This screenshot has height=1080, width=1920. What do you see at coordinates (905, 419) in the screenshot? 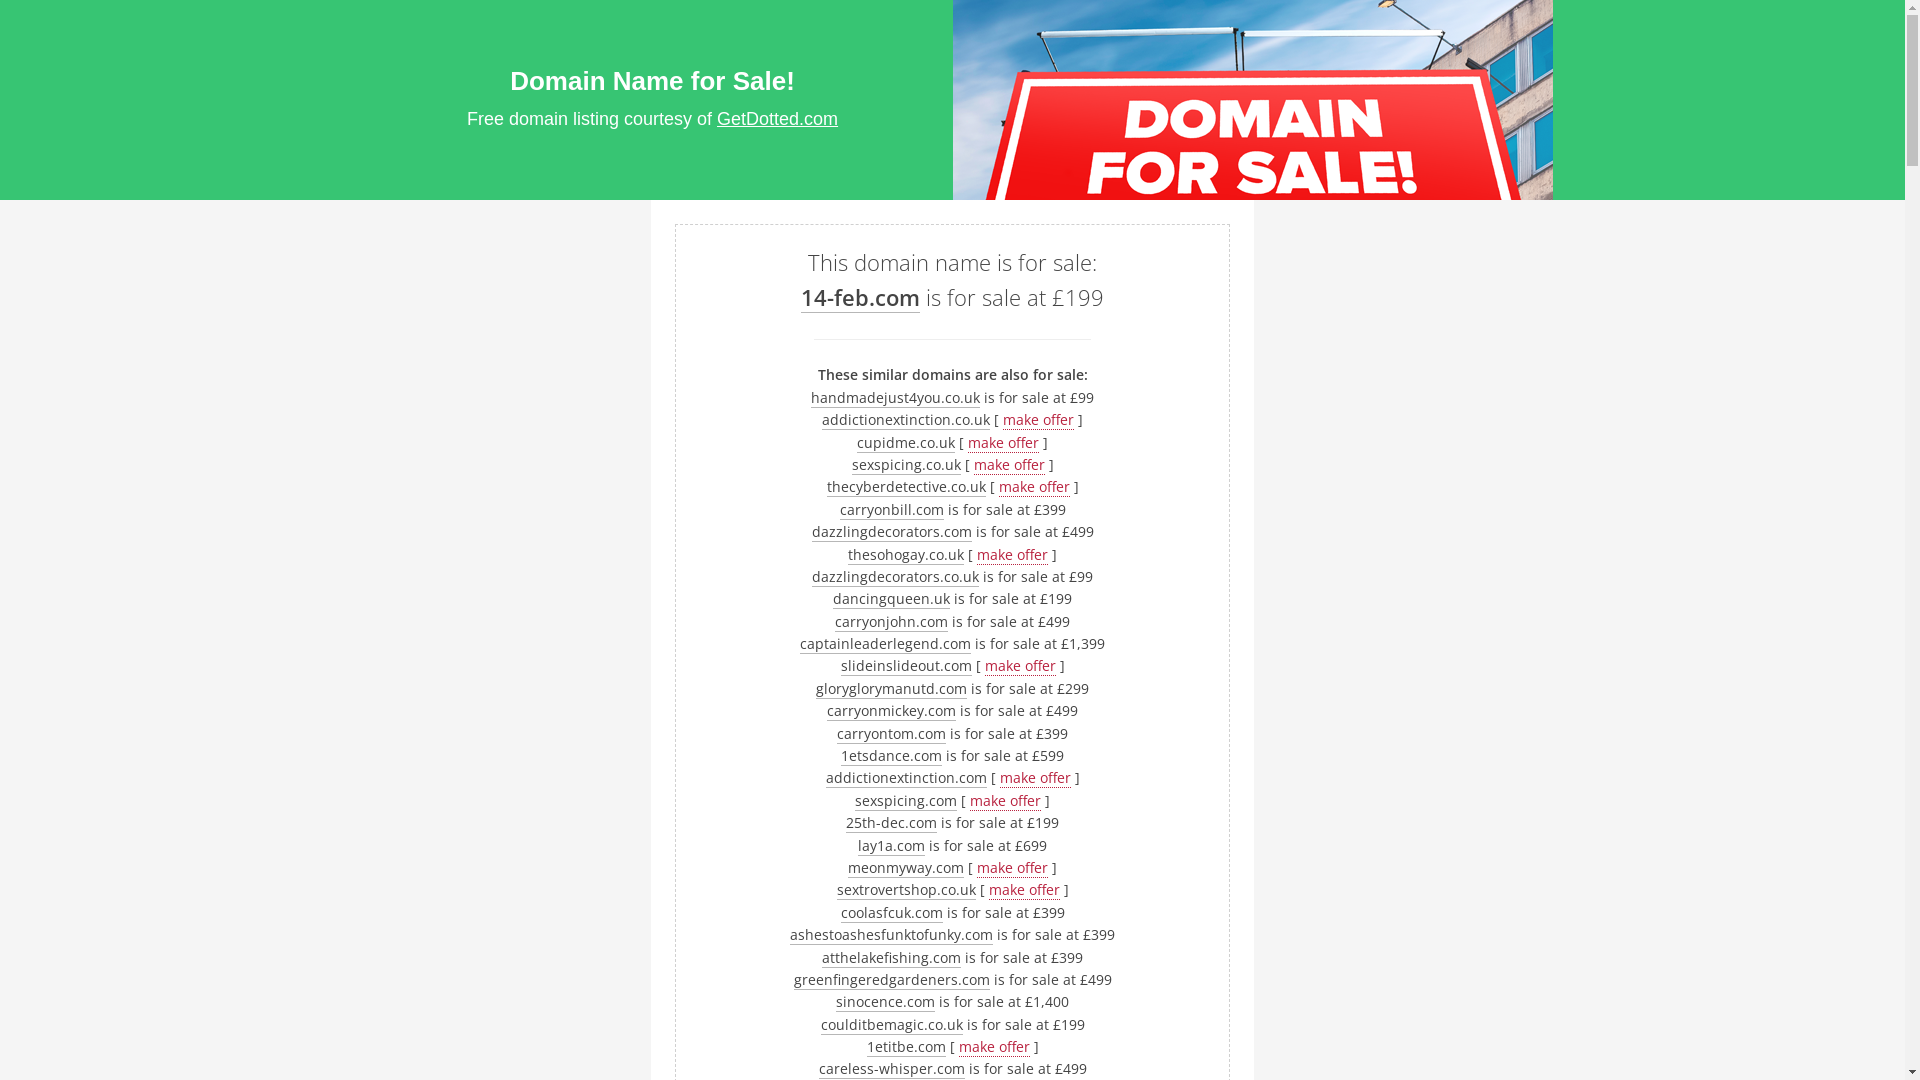
I see `'addictionextinction.co.uk'` at bounding box center [905, 419].